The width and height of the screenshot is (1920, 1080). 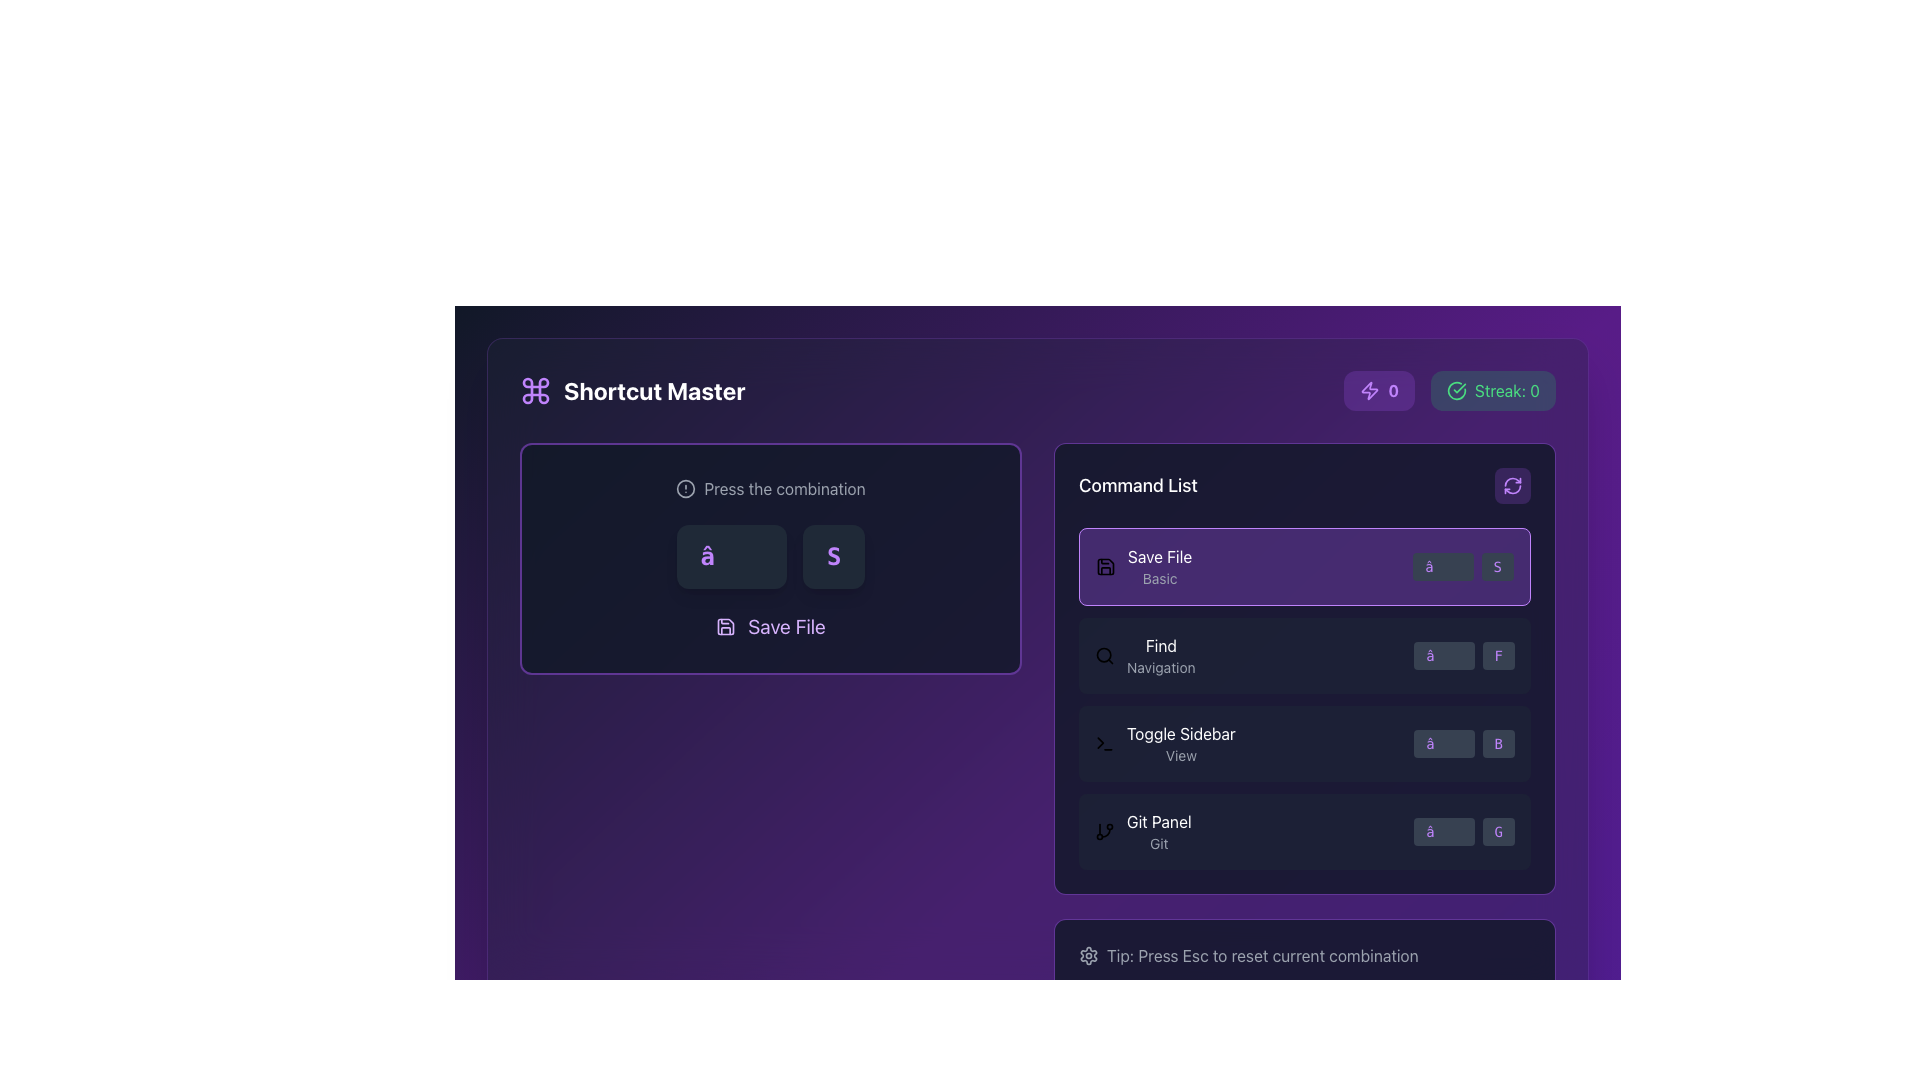 What do you see at coordinates (1181, 733) in the screenshot?
I see `the 'Toggle Sidebar' text label, which is the third item in the 'Command List' section styled in white on a dark purple background` at bounding box center [1181, 733].